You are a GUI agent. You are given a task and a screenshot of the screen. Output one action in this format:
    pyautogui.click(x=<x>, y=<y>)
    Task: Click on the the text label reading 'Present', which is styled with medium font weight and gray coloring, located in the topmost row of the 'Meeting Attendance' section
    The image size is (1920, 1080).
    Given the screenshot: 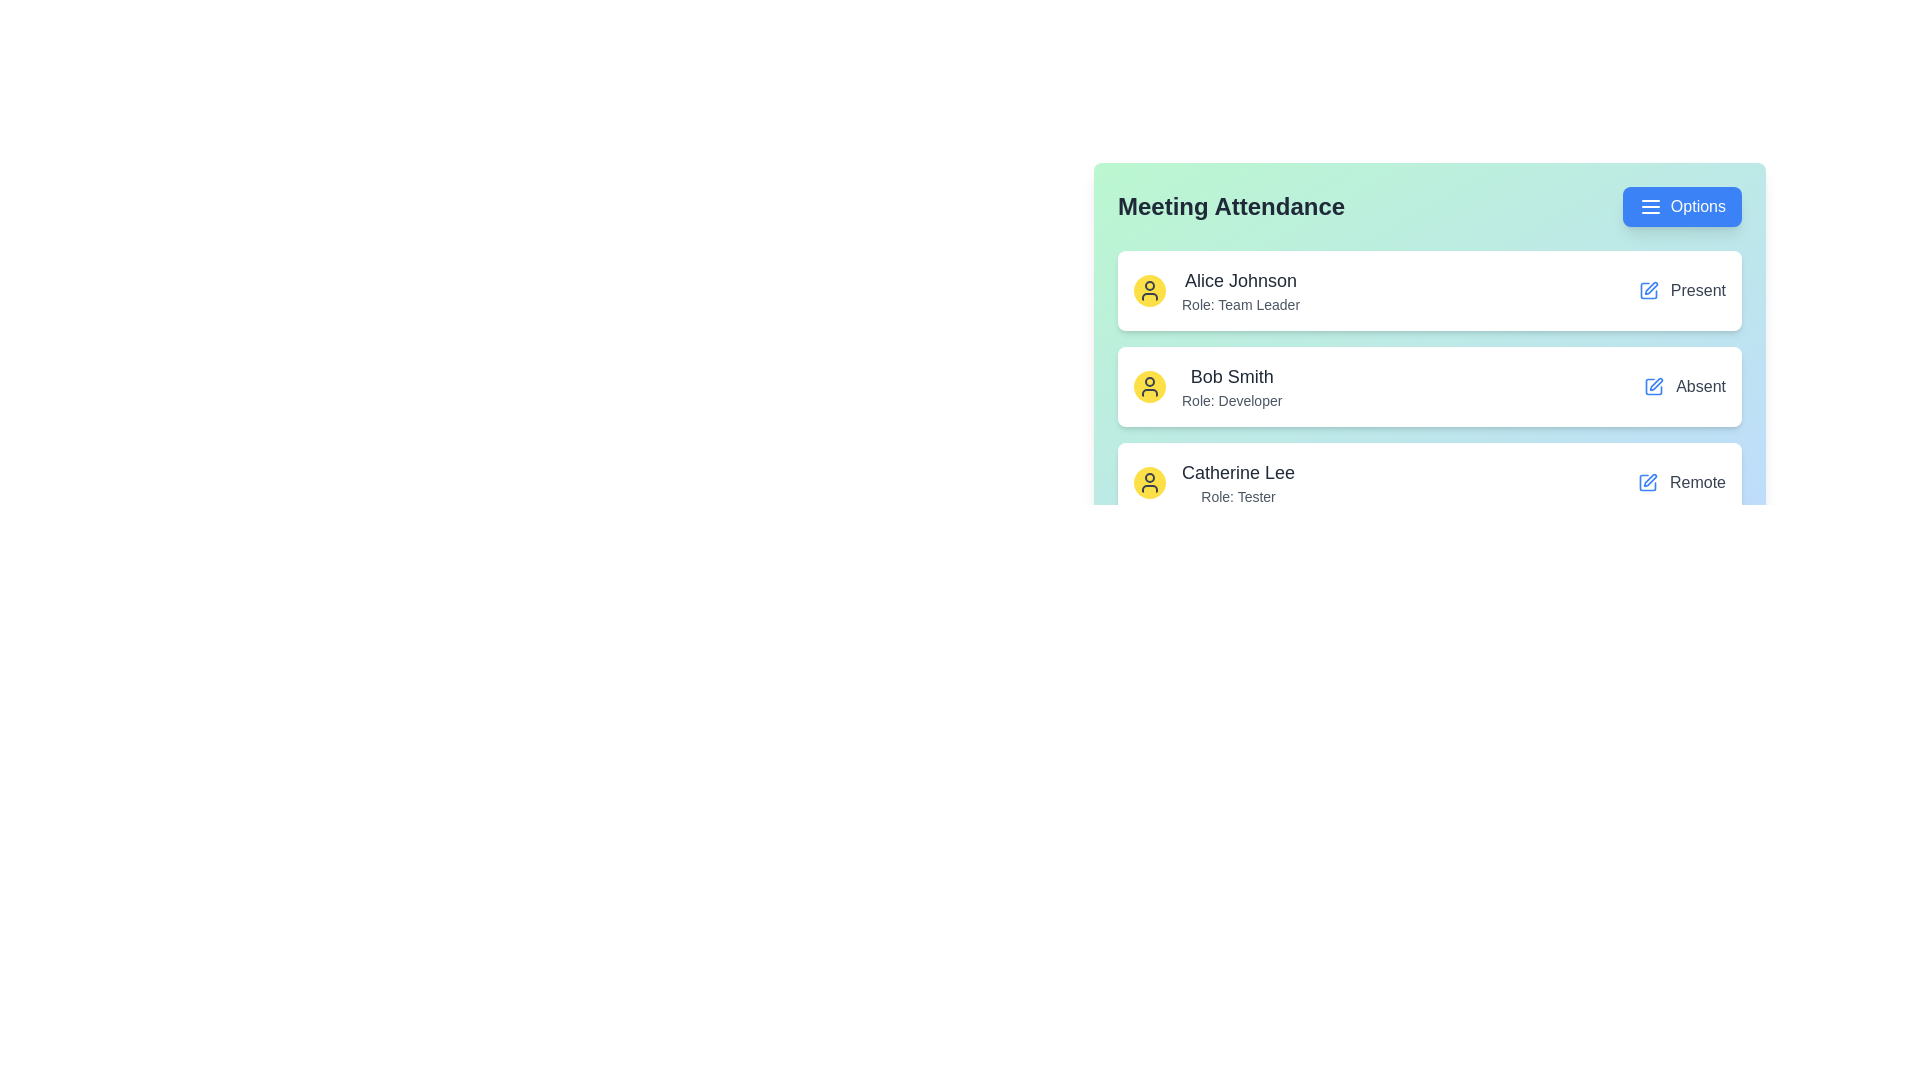 What is the action you would take?
    pyautogui.click(x=1697, y=290)
    